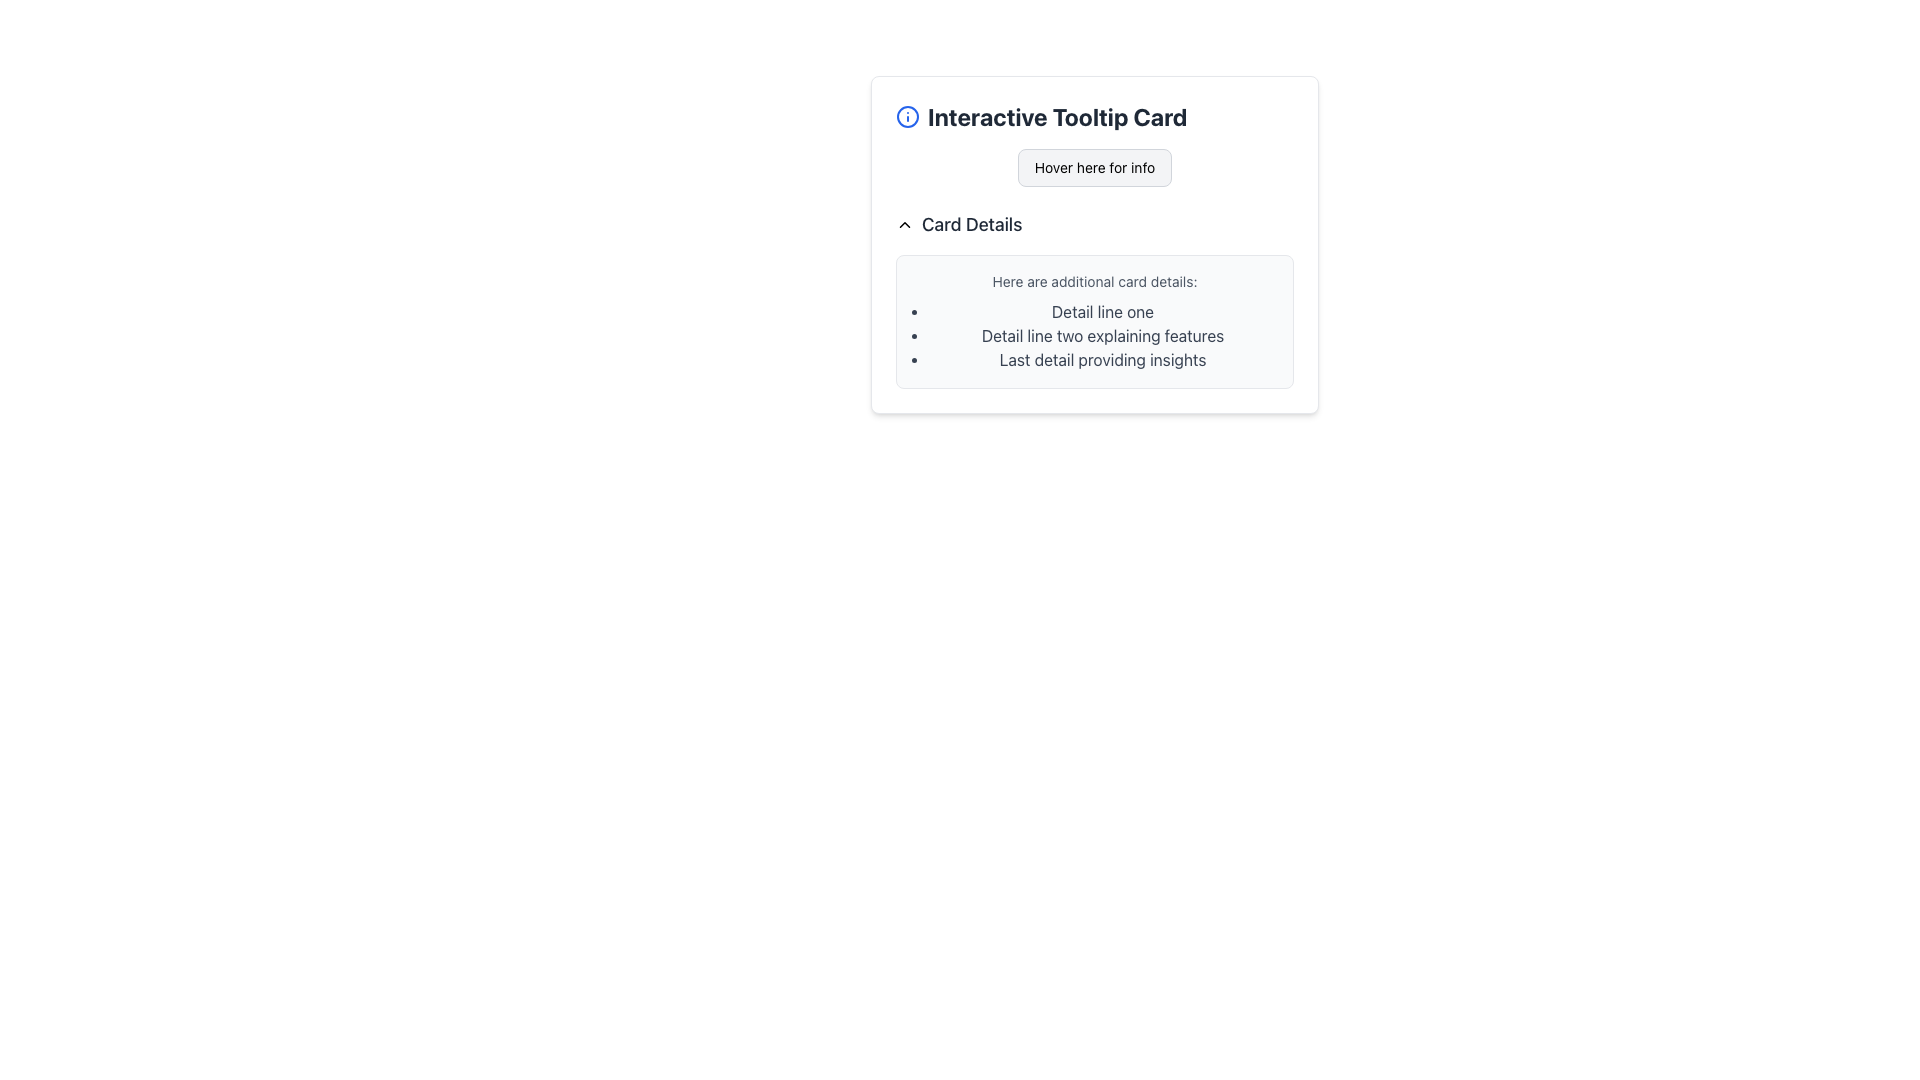  I want to click on the button labeled 'Hover here for info', which is a rectangular button with rounded corners, located centrally within the card interface below the title 'Interactive Tooltip Card', so click(1093, 167).